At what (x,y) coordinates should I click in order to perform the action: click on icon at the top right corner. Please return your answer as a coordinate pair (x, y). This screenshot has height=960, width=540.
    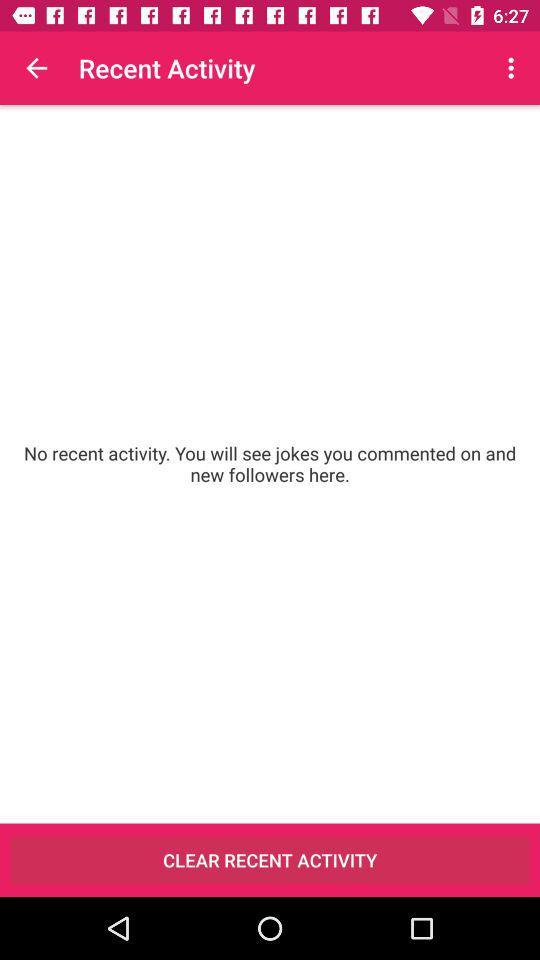
    Looking at the image, I should click on (513, 68).